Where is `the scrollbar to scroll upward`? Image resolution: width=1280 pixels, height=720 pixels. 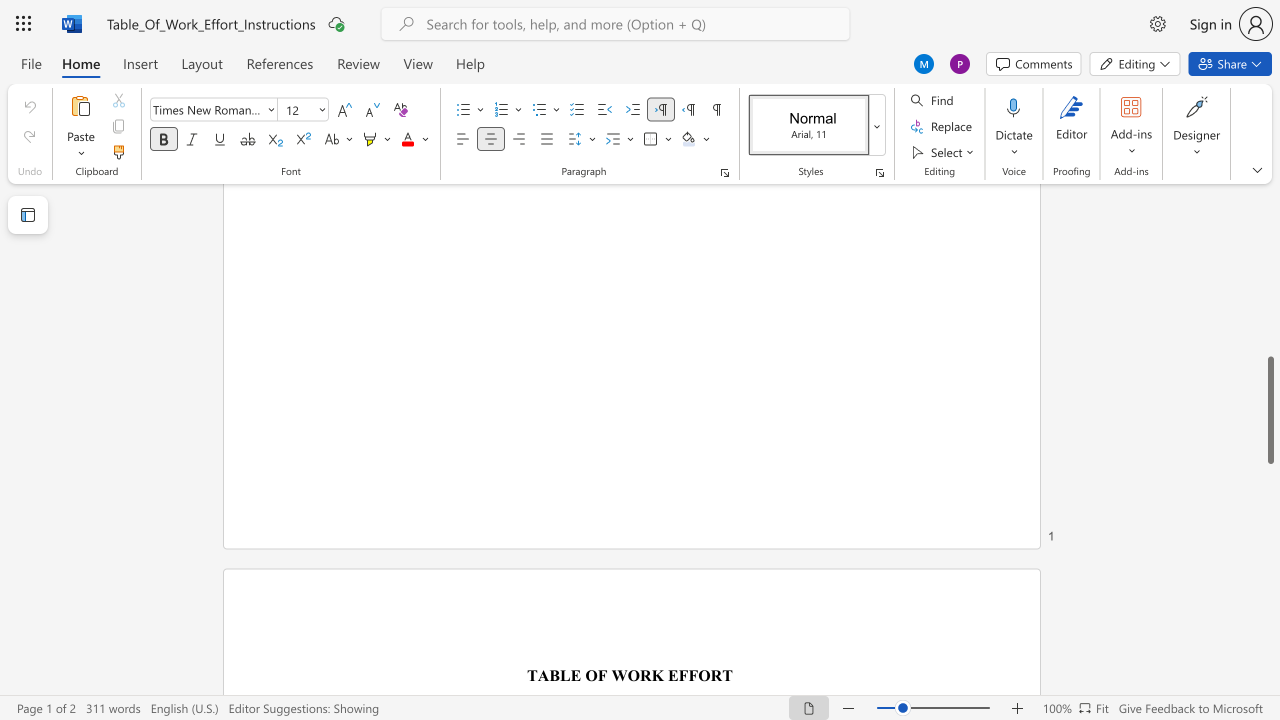
the scrollbar to scroll upward is located at coordinates (1269, 238).